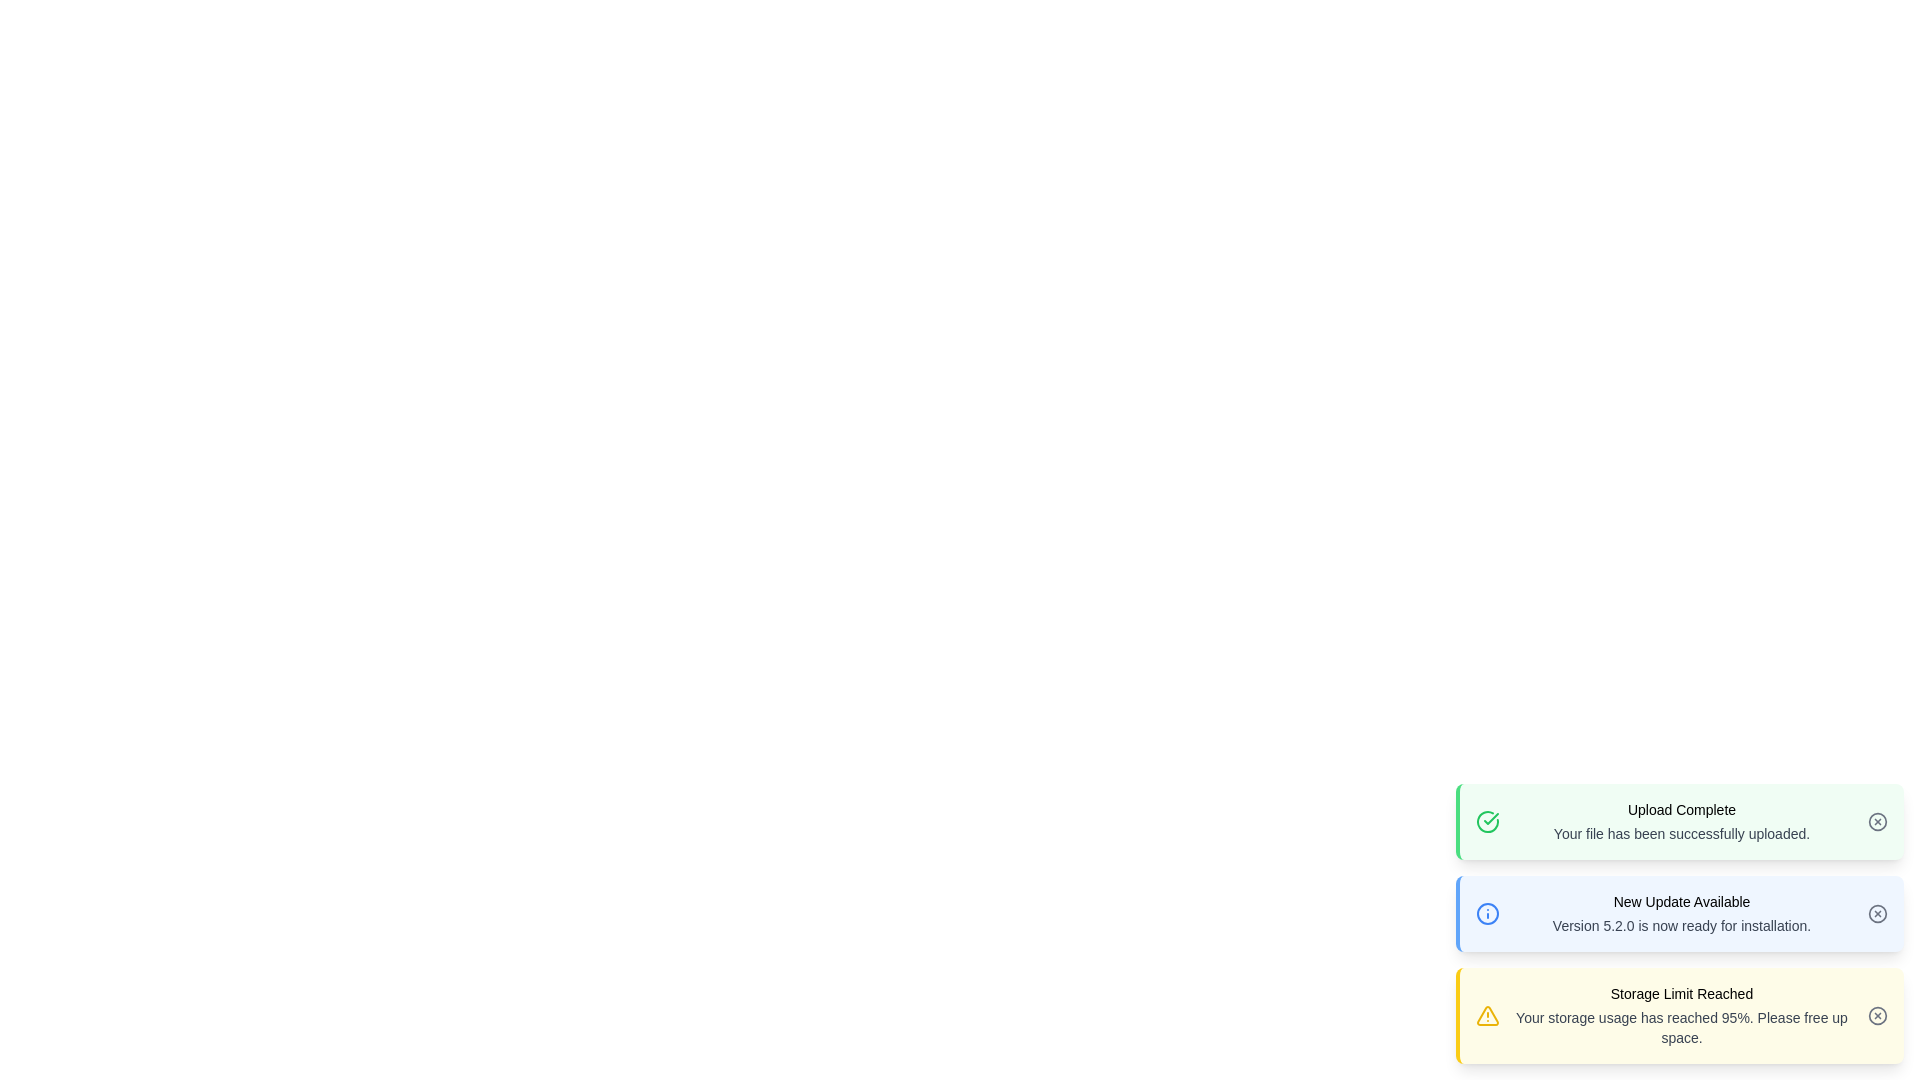 This screenshot has height=1080, width=1920. Describe the element at coordinates (1680, 914) in the screenshot. I see `static text content about the software update located in the second notification card from the top with a blue-themed background` at that location.